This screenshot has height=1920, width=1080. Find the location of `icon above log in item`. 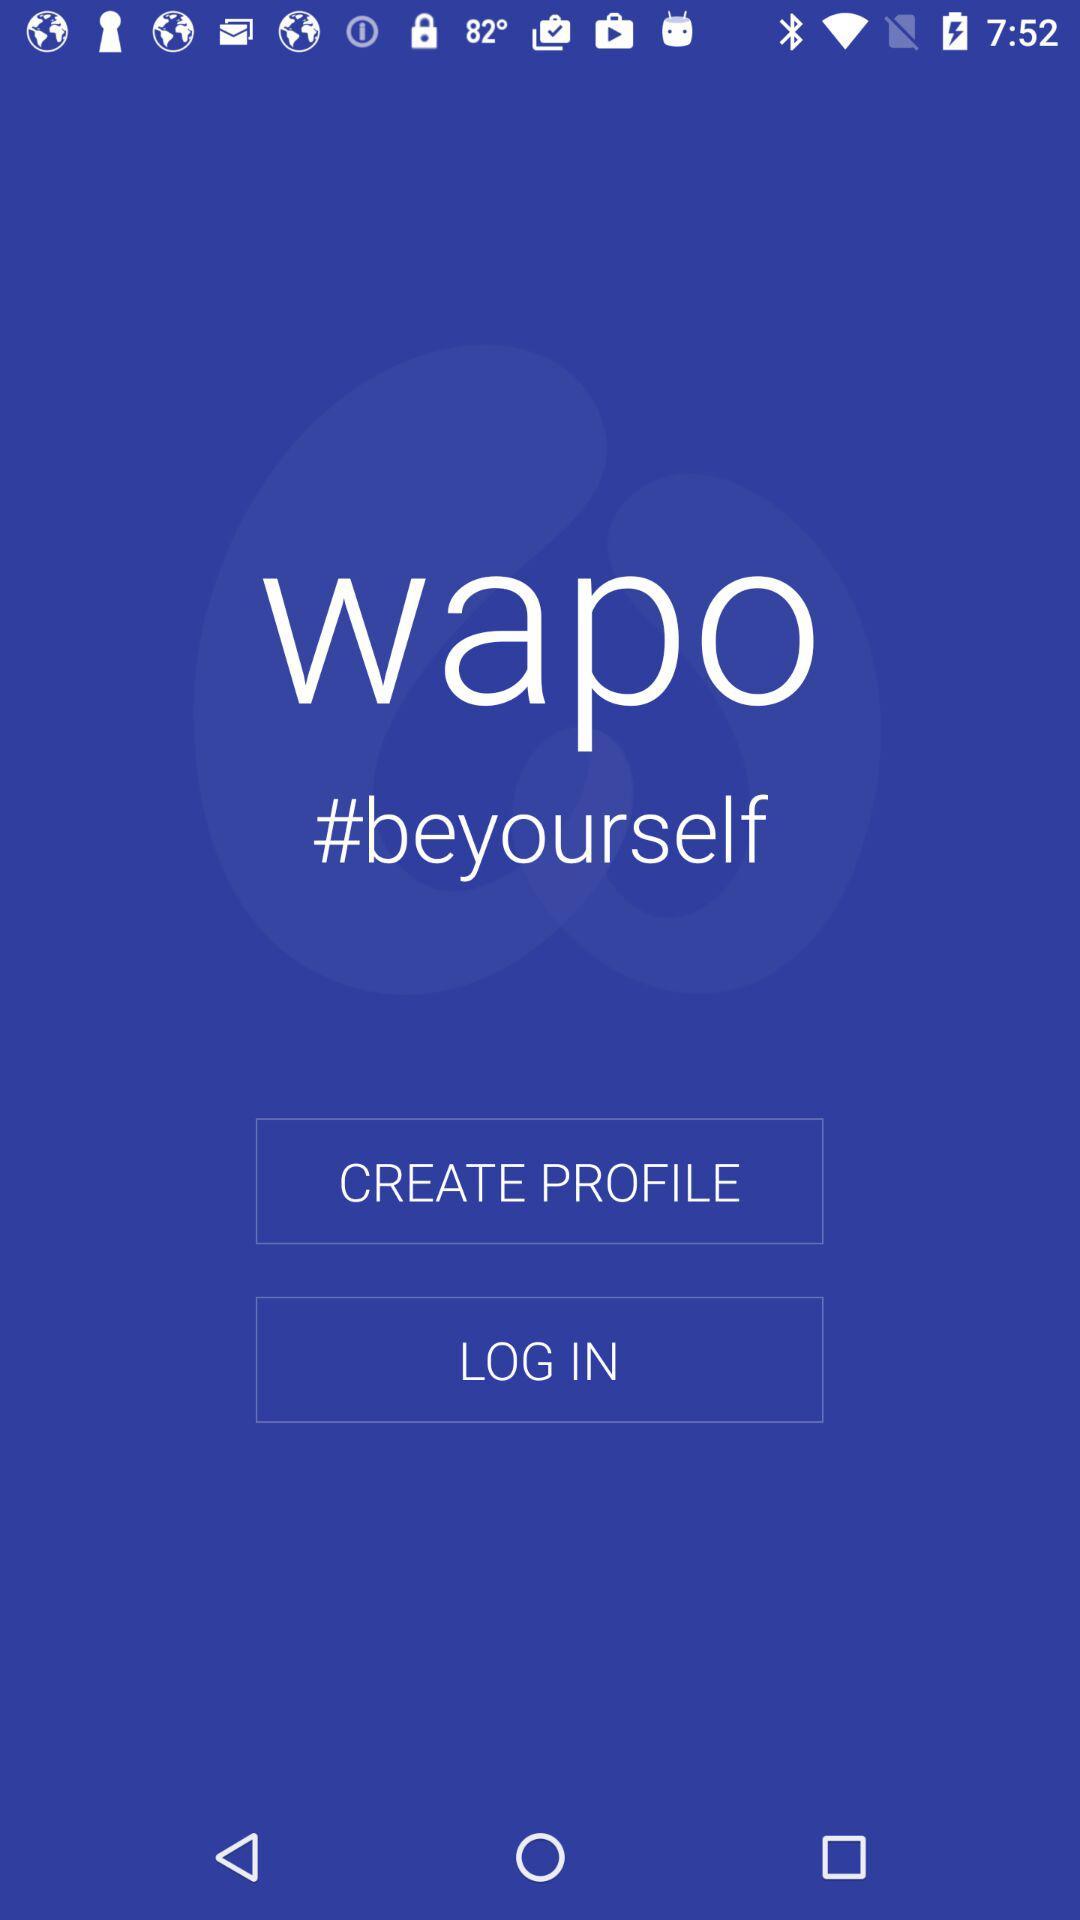

icon above log in item is located at coordinates (538, 1181).